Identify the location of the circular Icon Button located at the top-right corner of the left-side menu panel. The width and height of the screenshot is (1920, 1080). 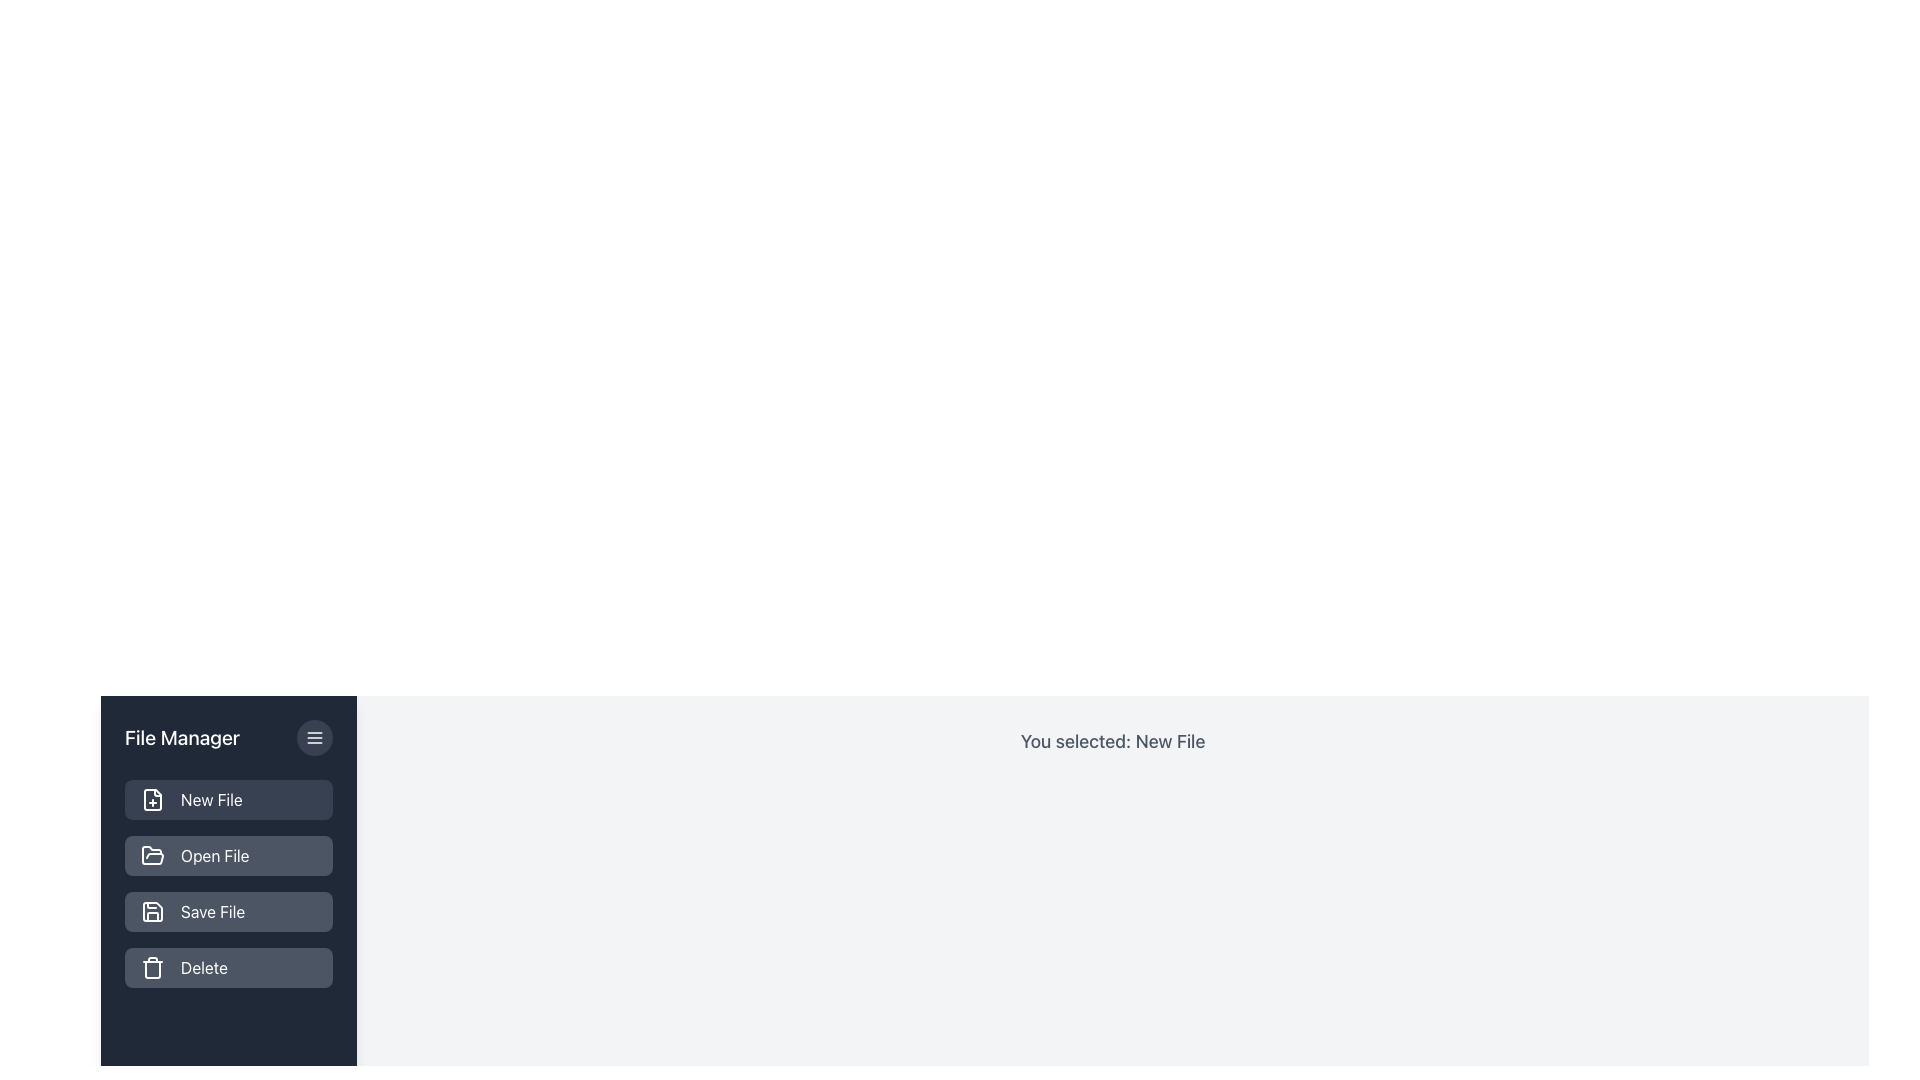
(314, 737).